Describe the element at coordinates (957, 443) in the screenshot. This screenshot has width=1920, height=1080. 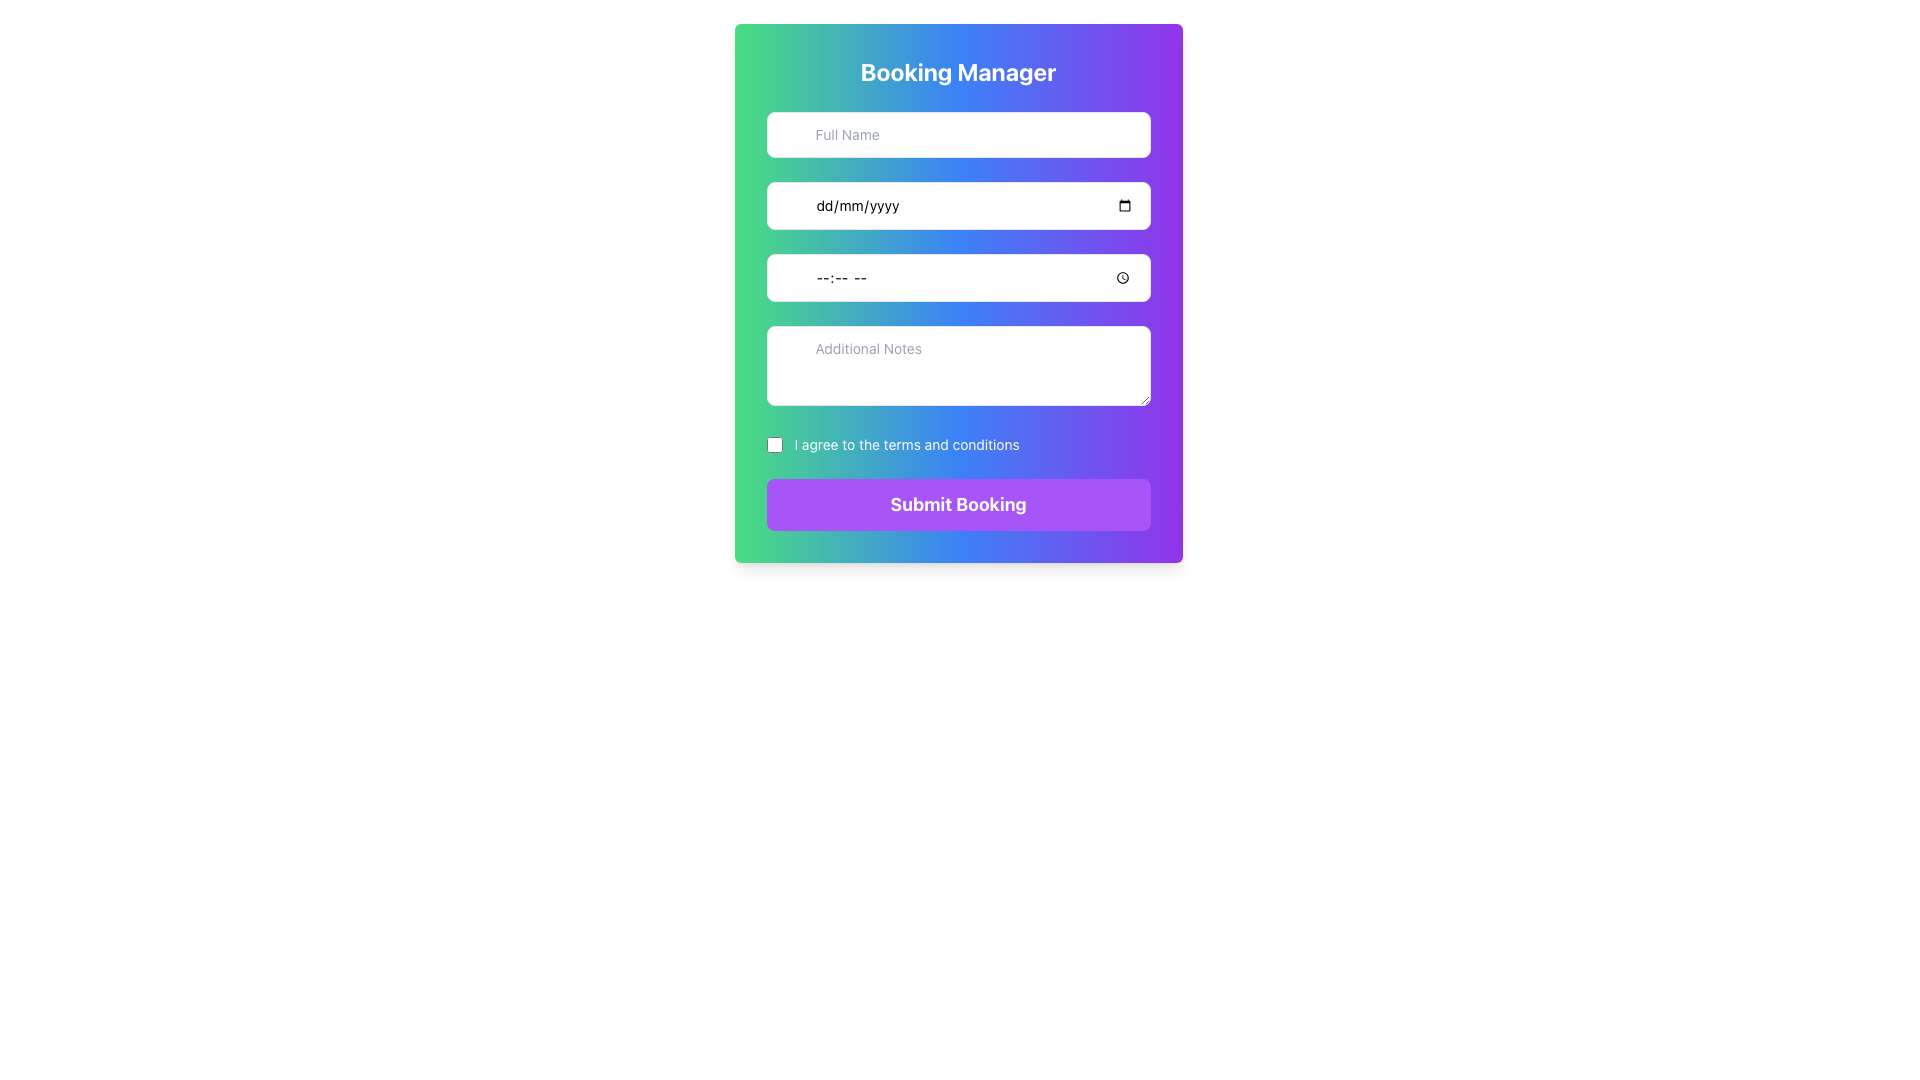
I see `the checkbox labeled 'I agree` at that location.